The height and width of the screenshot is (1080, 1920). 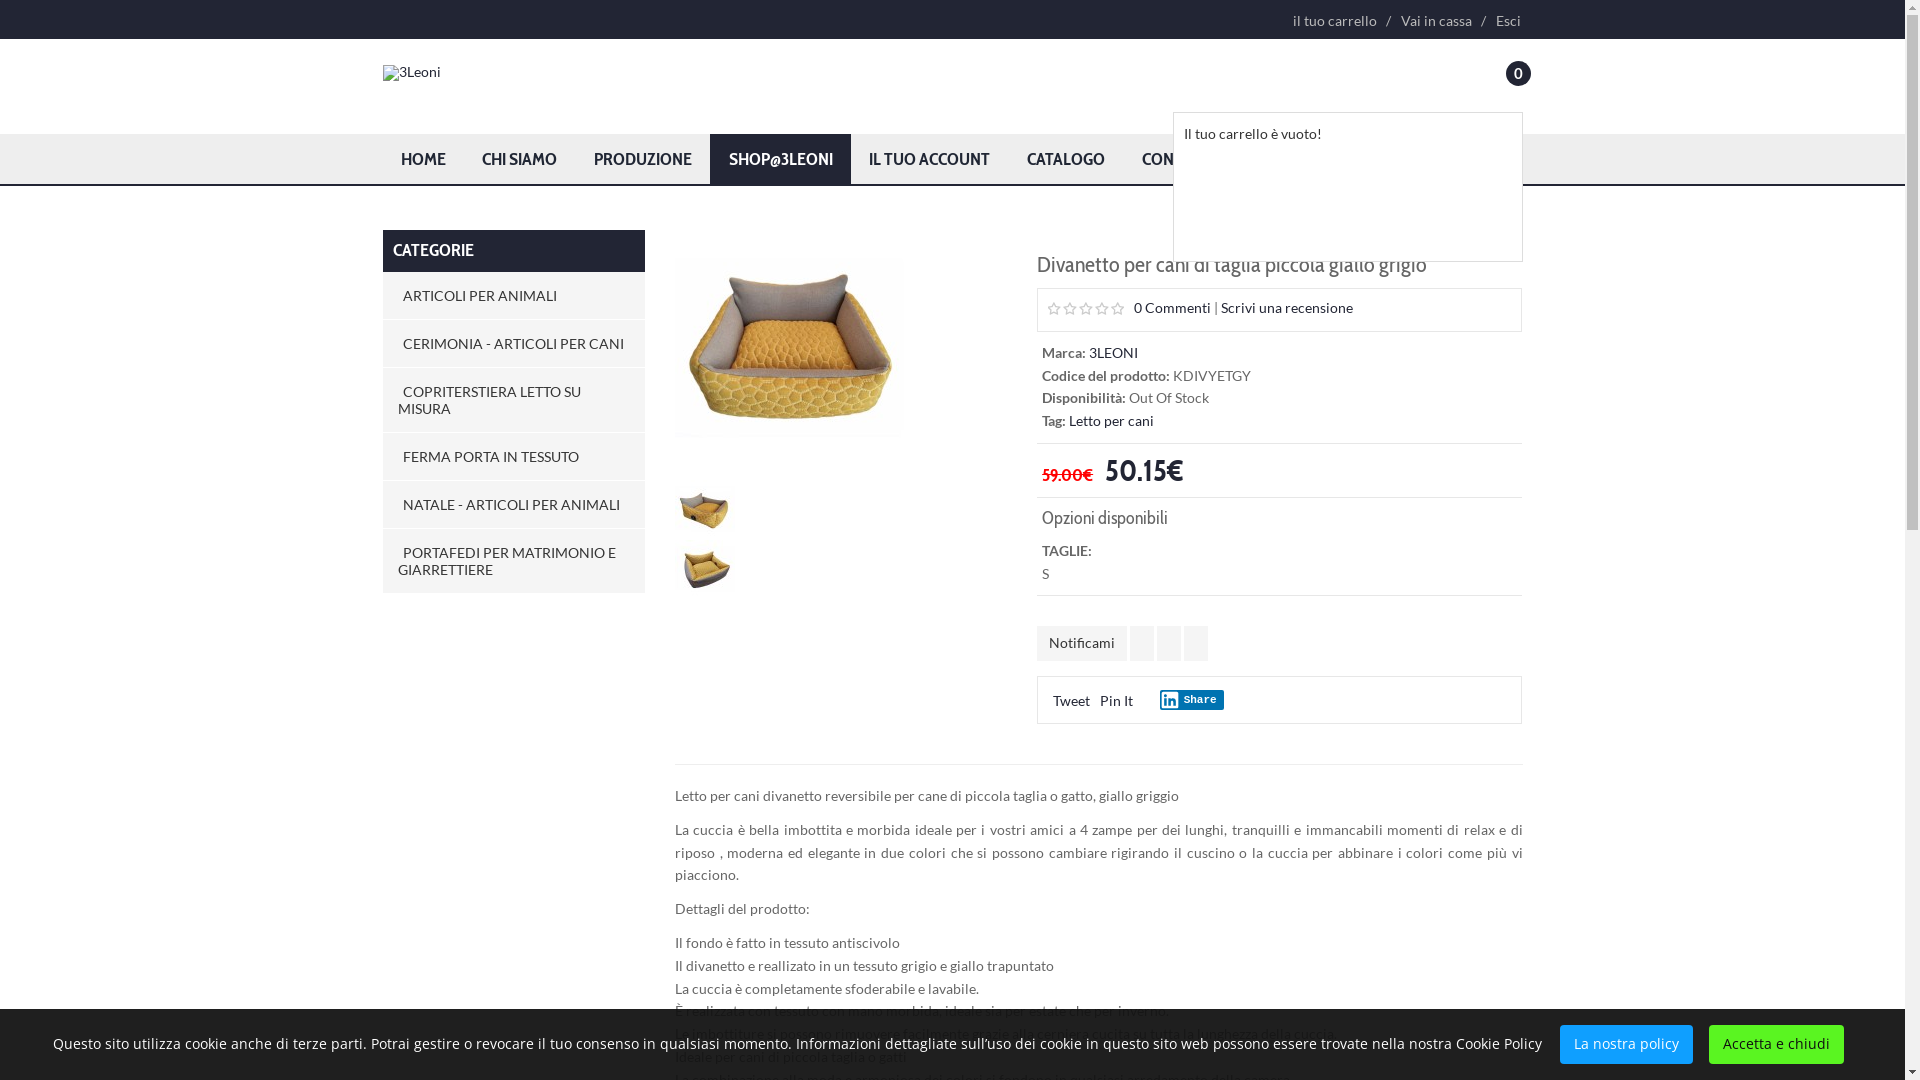 I want to click on 'IL TUO ACCOUNT', so click(x=929, y=157).